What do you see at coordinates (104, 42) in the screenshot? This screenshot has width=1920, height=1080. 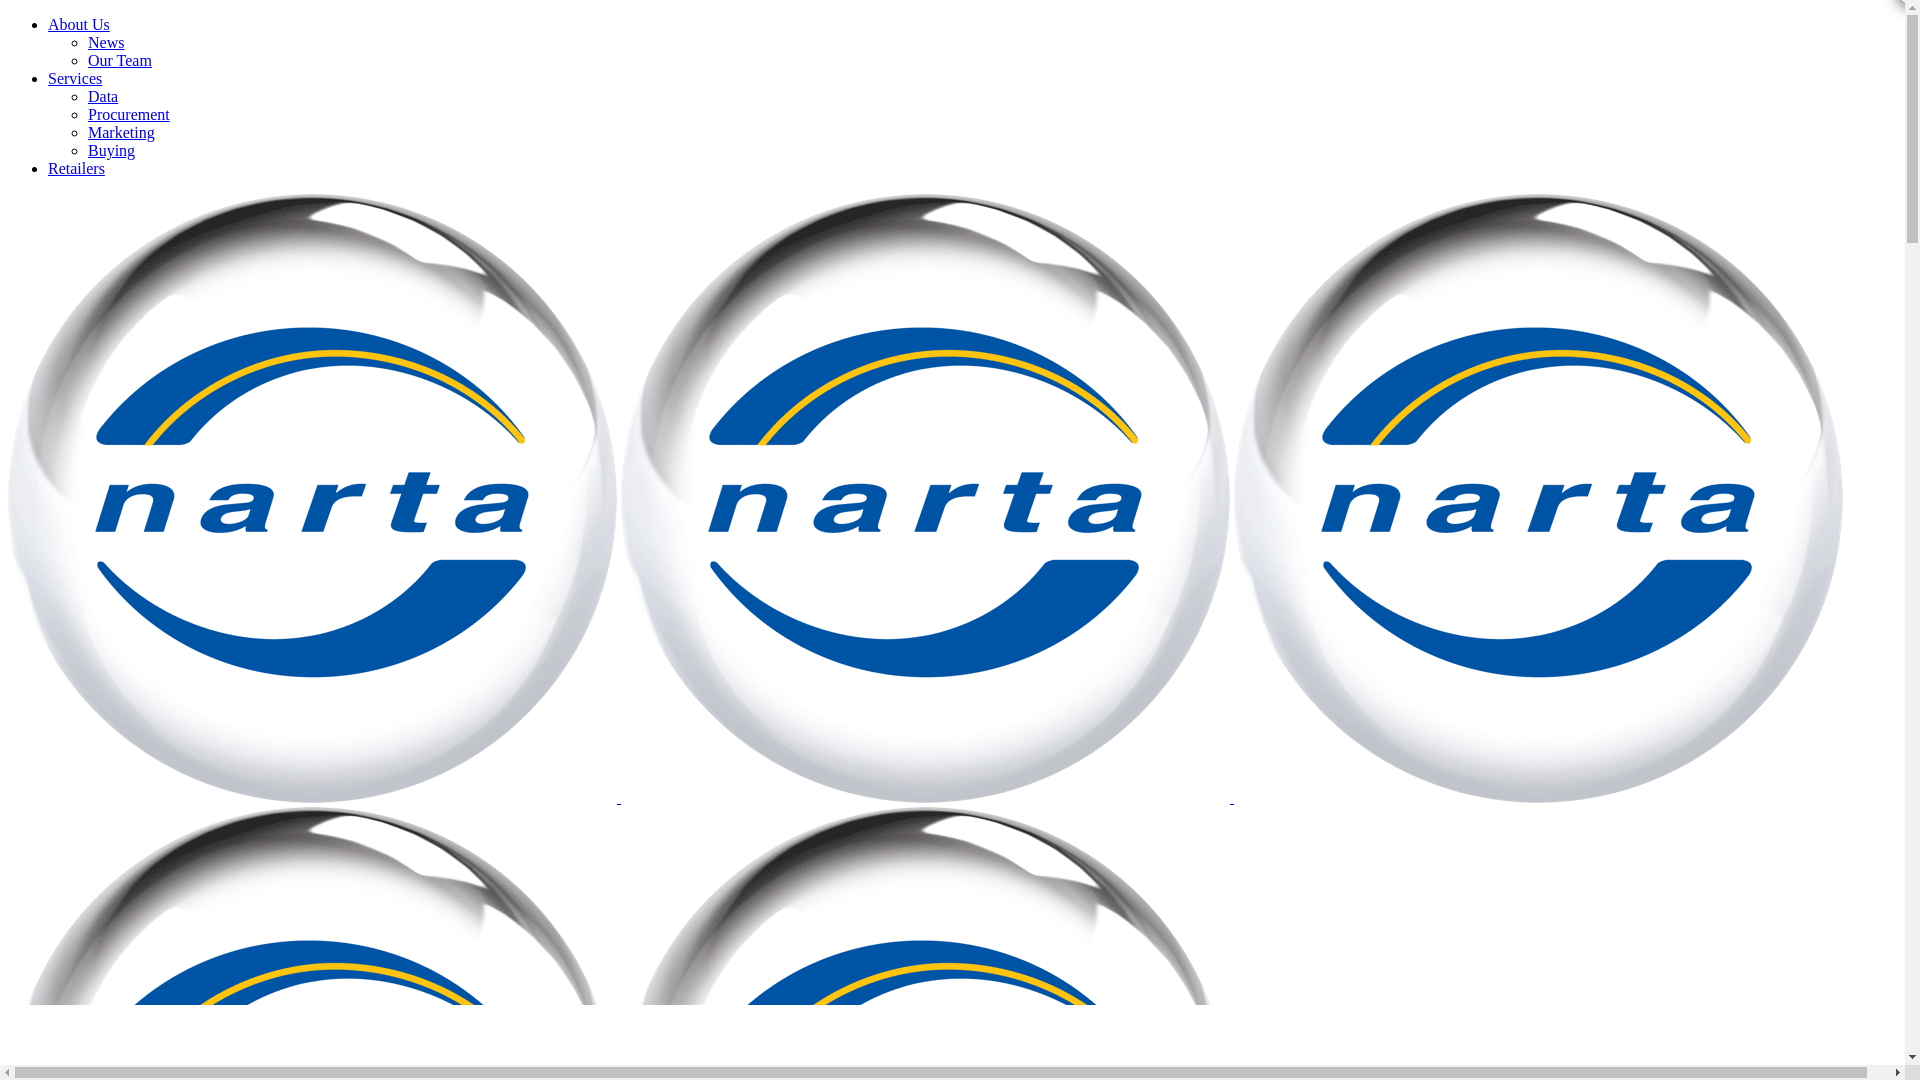 I see `'News'` at bounding box center [104, 42].